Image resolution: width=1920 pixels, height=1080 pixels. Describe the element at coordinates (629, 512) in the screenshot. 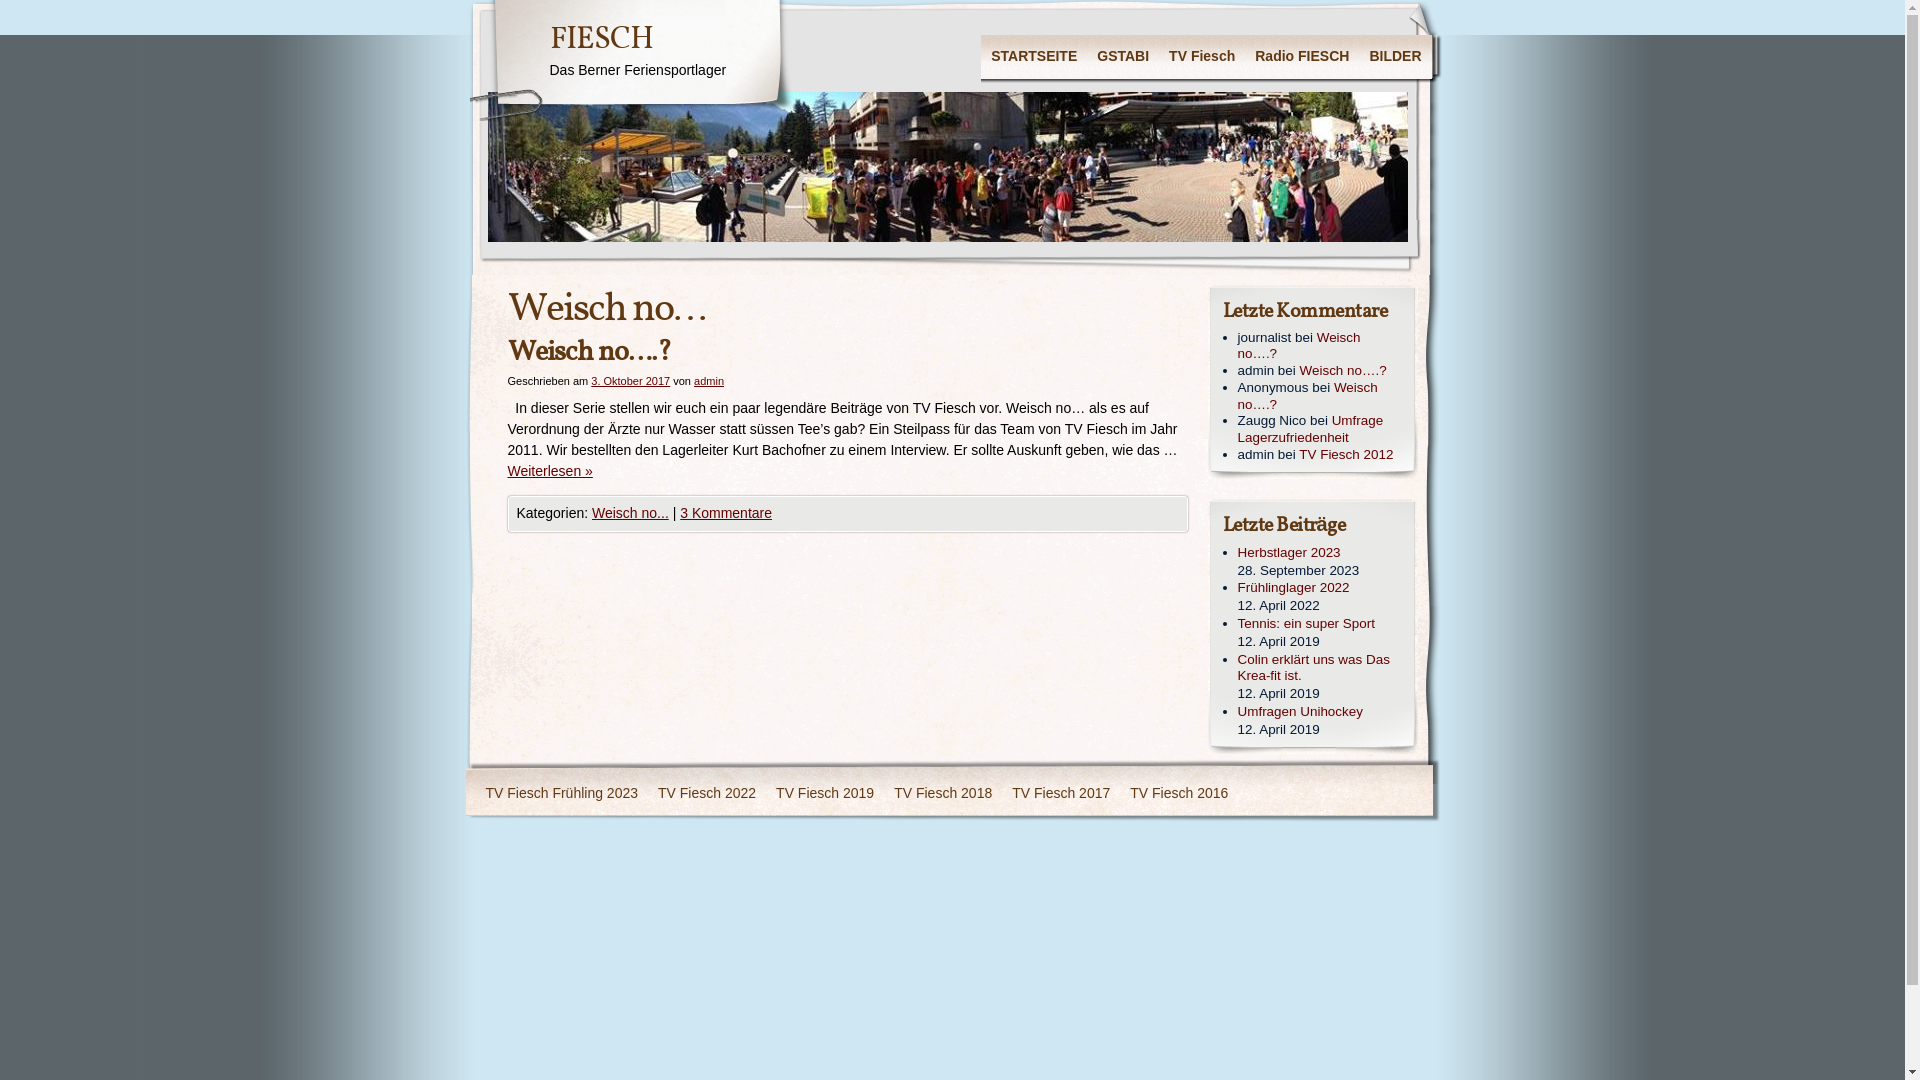

I see `'Weisch no...'` at that location.